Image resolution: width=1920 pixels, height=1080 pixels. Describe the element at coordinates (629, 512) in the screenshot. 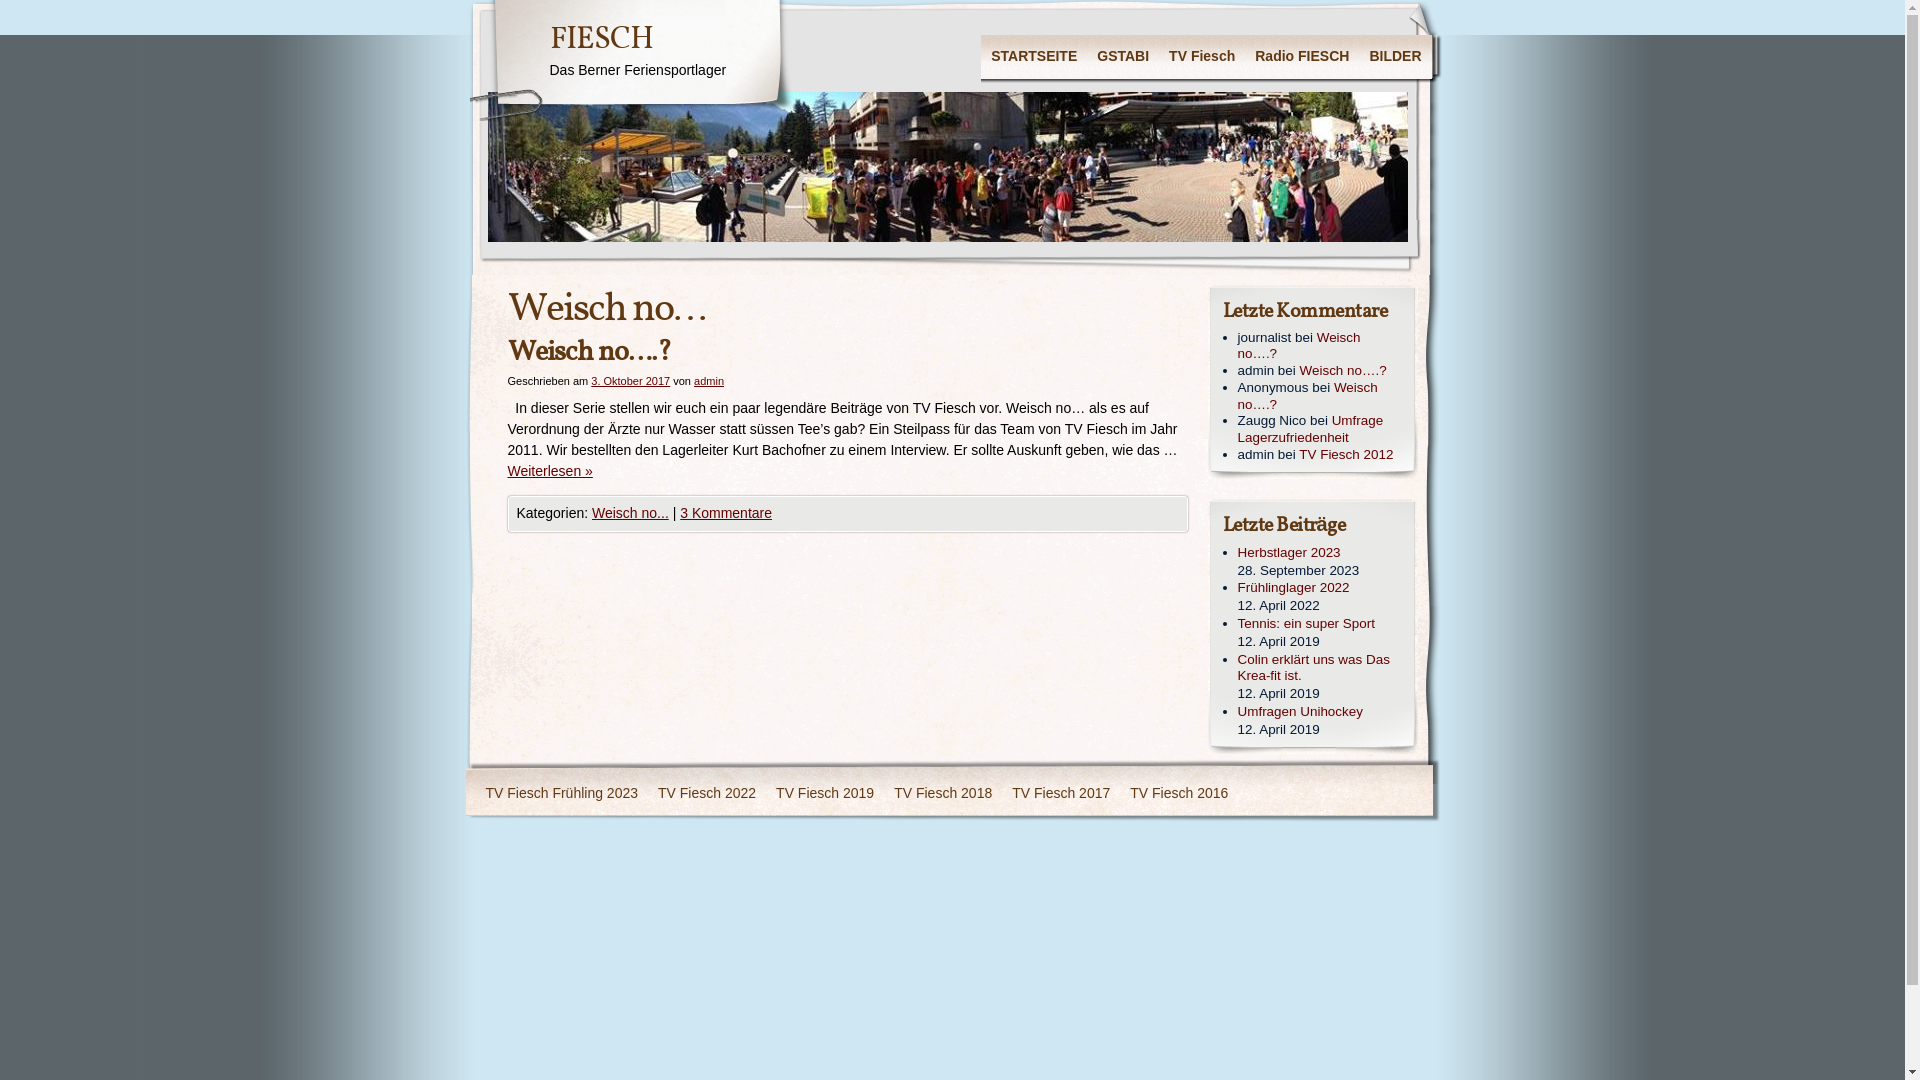

I see `'Weisch no...'` at that location.